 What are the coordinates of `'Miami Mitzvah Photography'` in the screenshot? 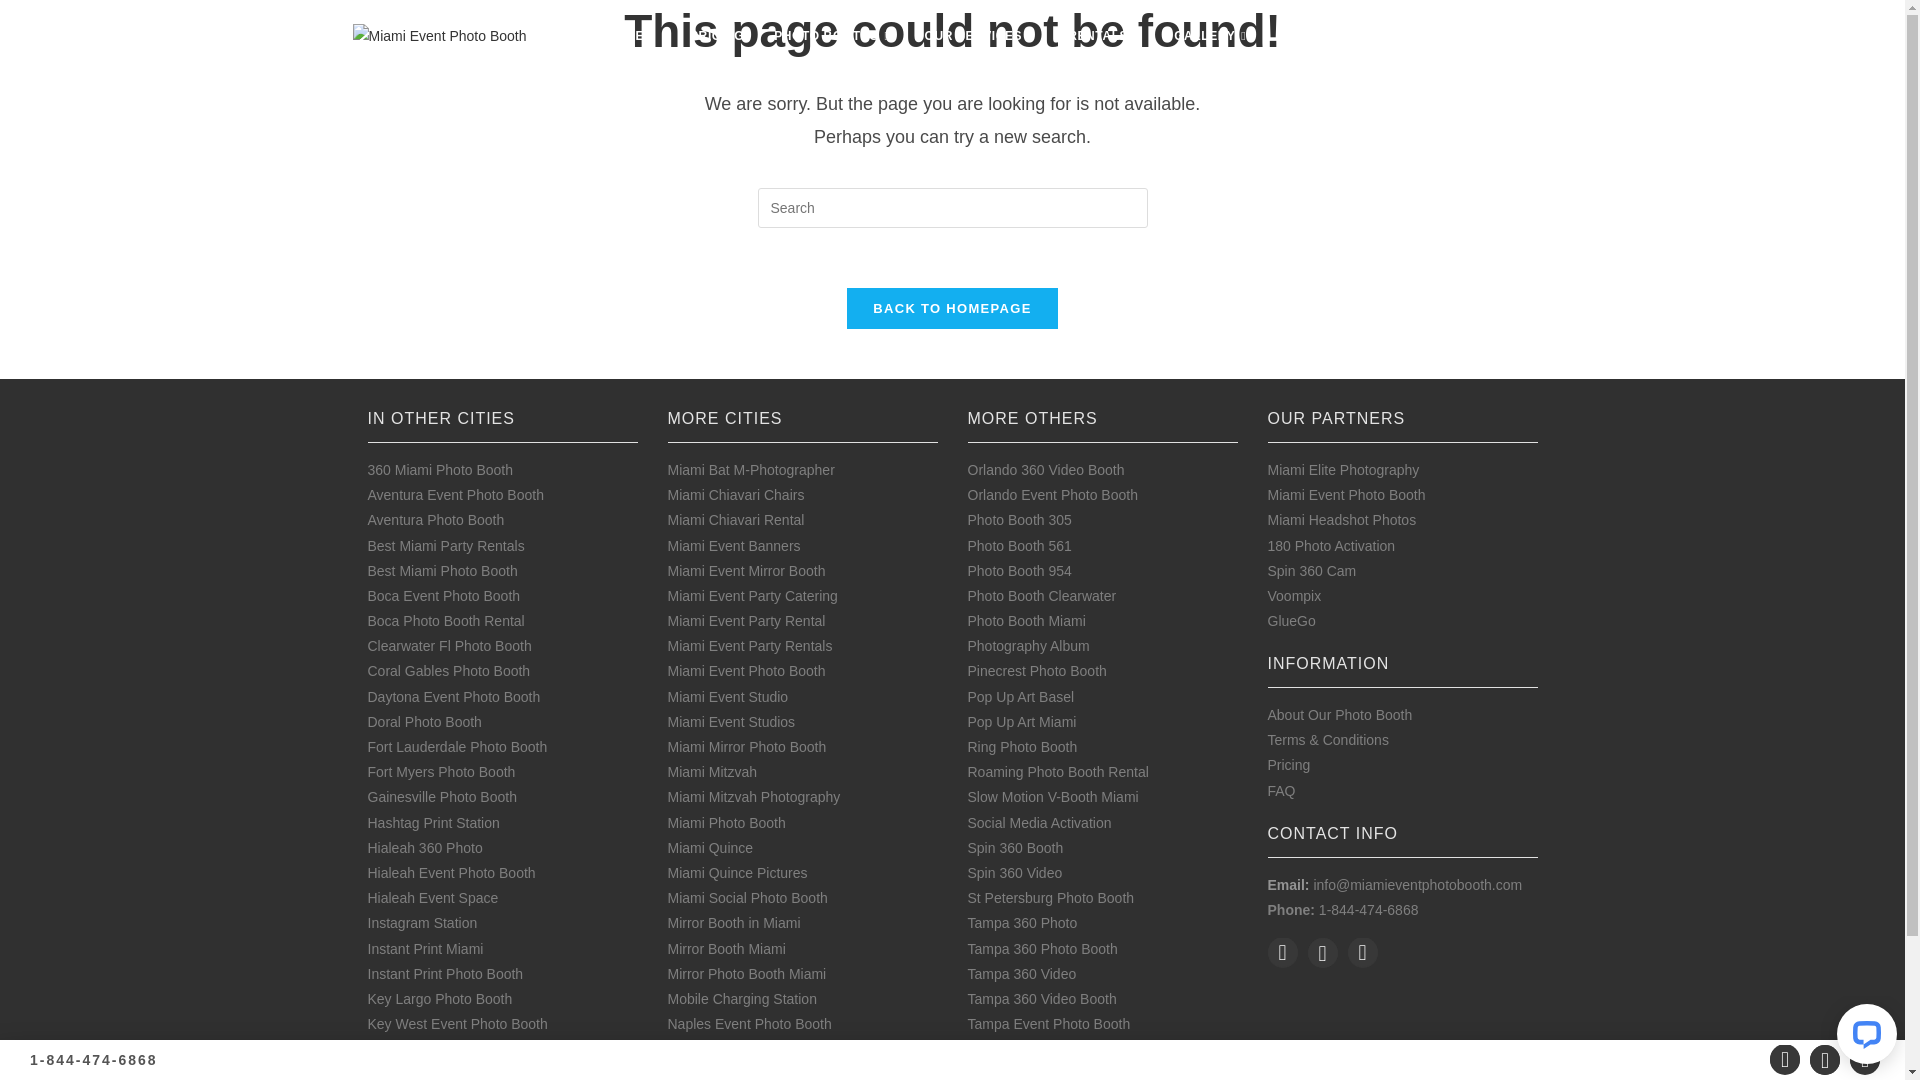 It's located at (753, 796).